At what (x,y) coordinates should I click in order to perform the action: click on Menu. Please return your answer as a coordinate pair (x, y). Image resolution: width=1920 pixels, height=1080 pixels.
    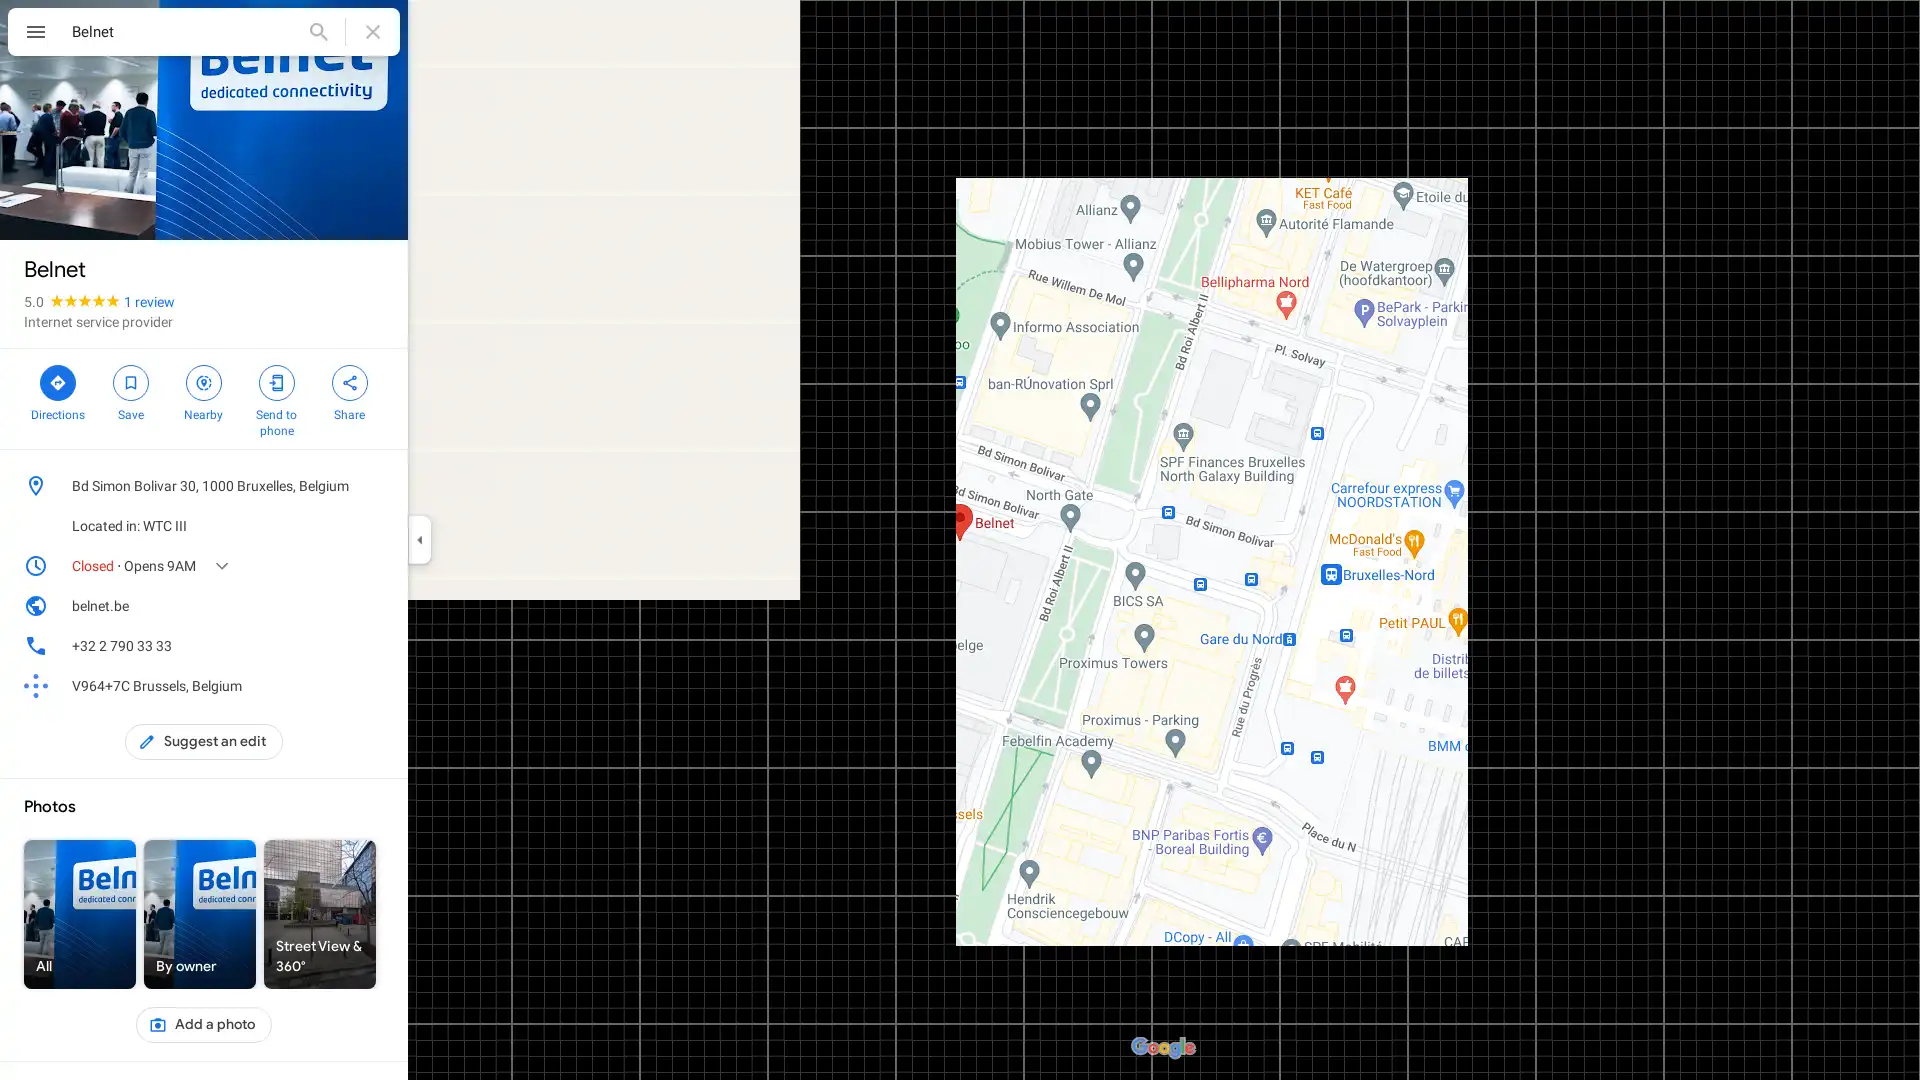
    Looking at the image, I should click on (35, 34).